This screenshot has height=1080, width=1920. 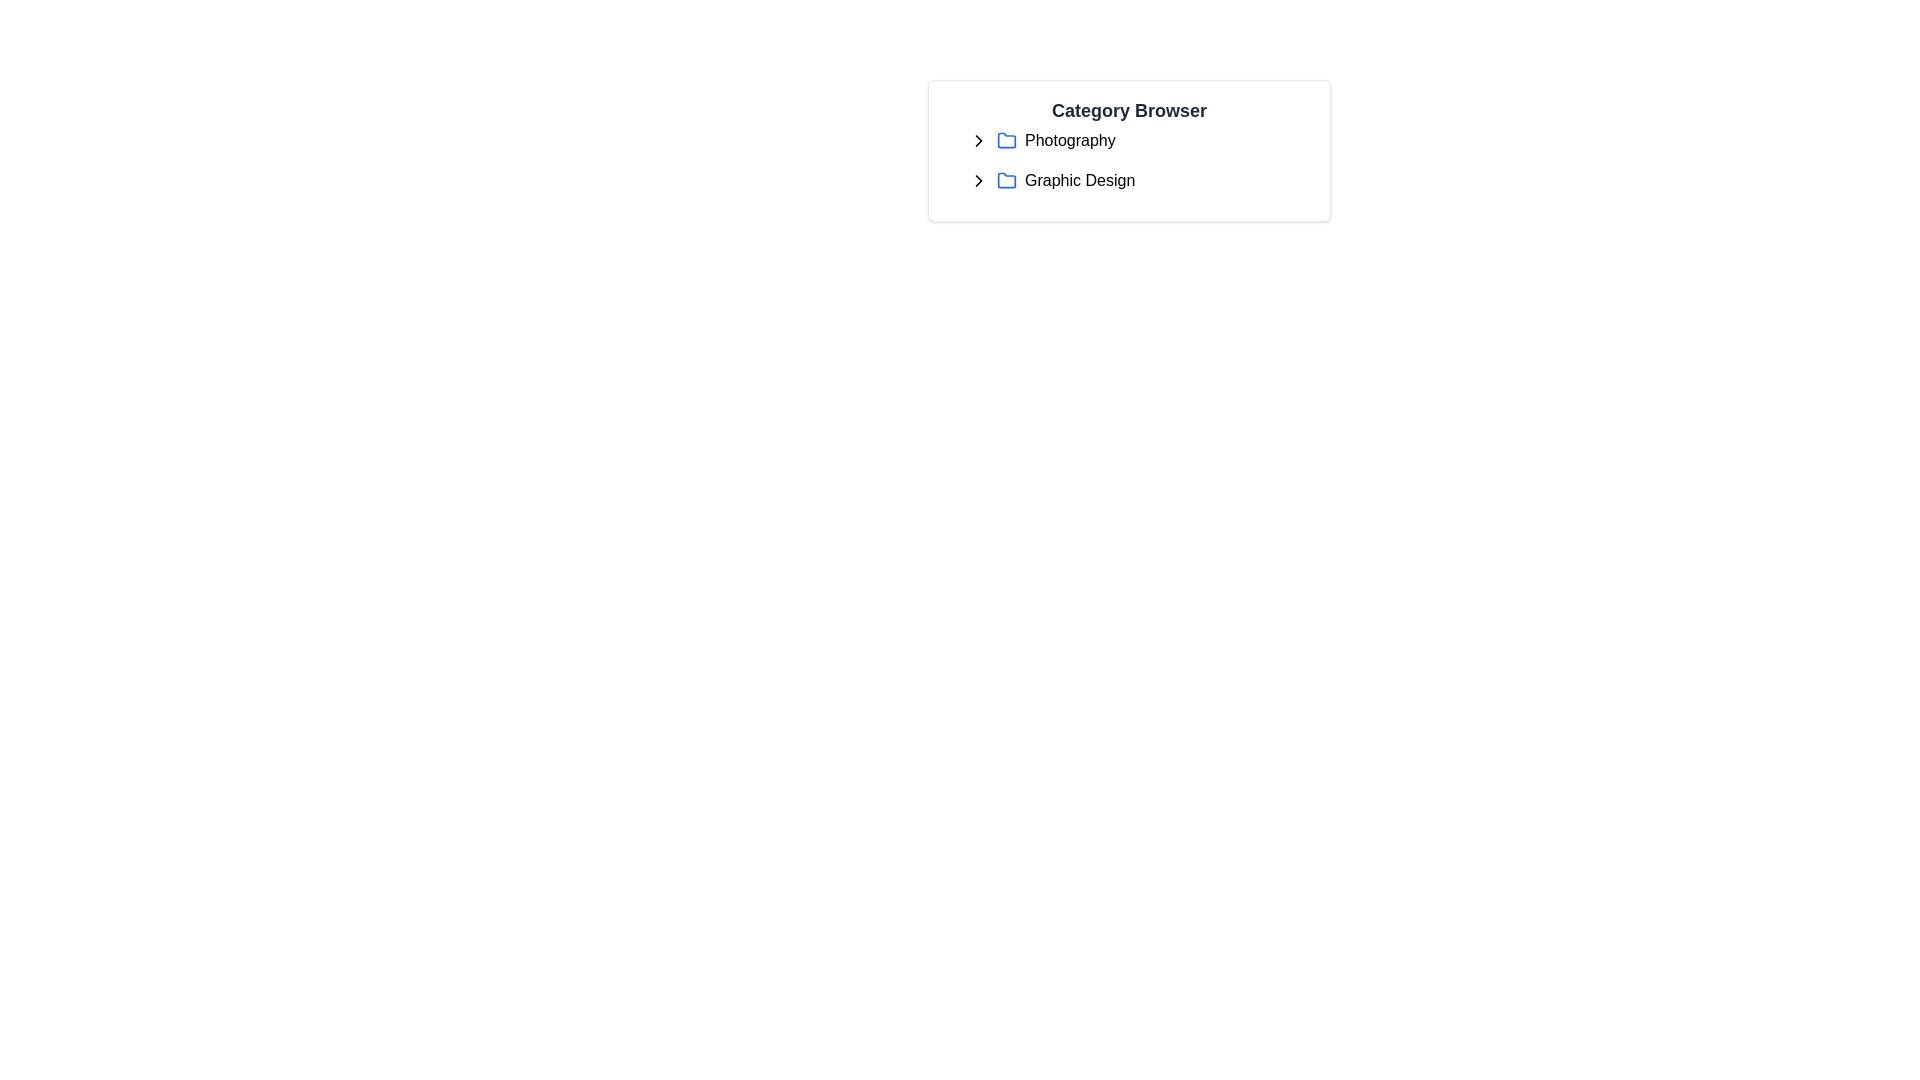 I want to click on the 'Graphic Design' folder icon located in the second row of the 'Category Browser', positioned to the left of the 'Graphic Design' text label, so click(x=1007, y=180).